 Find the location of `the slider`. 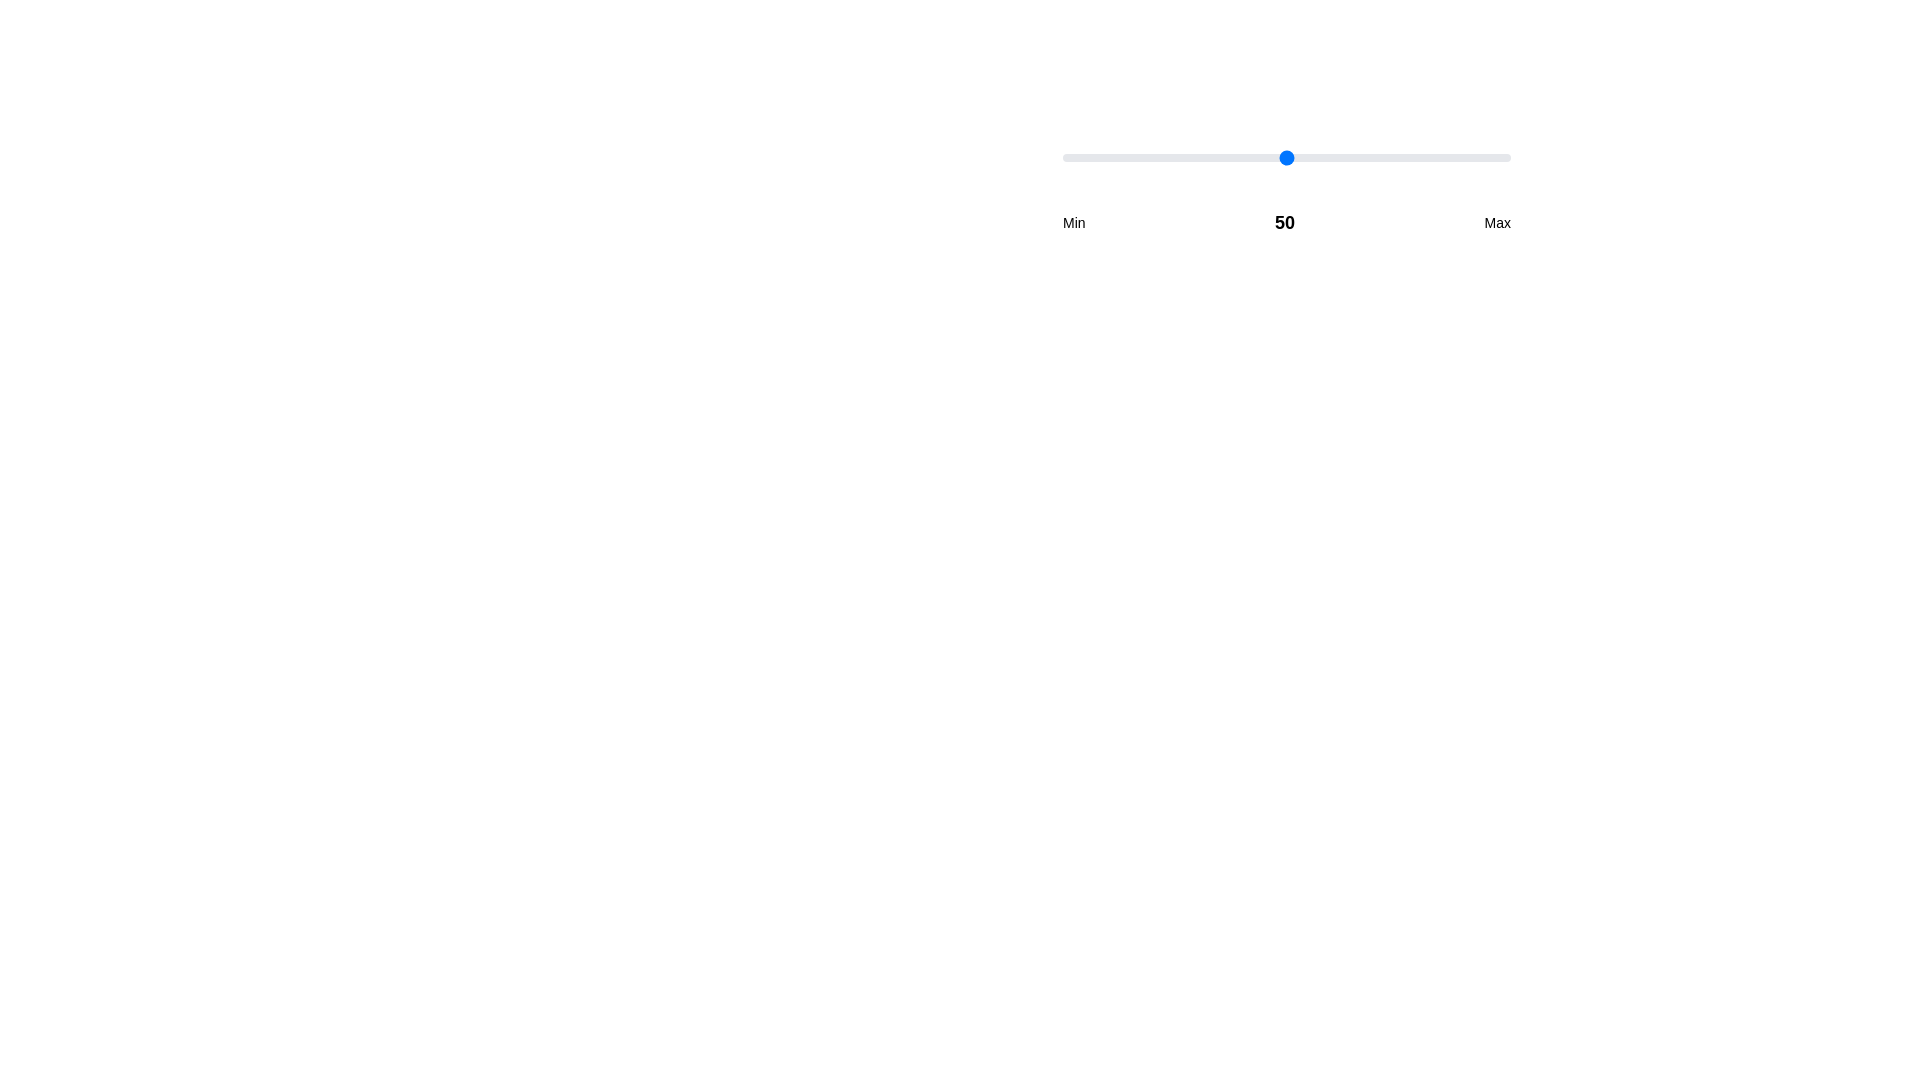

the slider is located at coordinates (1263, 157).